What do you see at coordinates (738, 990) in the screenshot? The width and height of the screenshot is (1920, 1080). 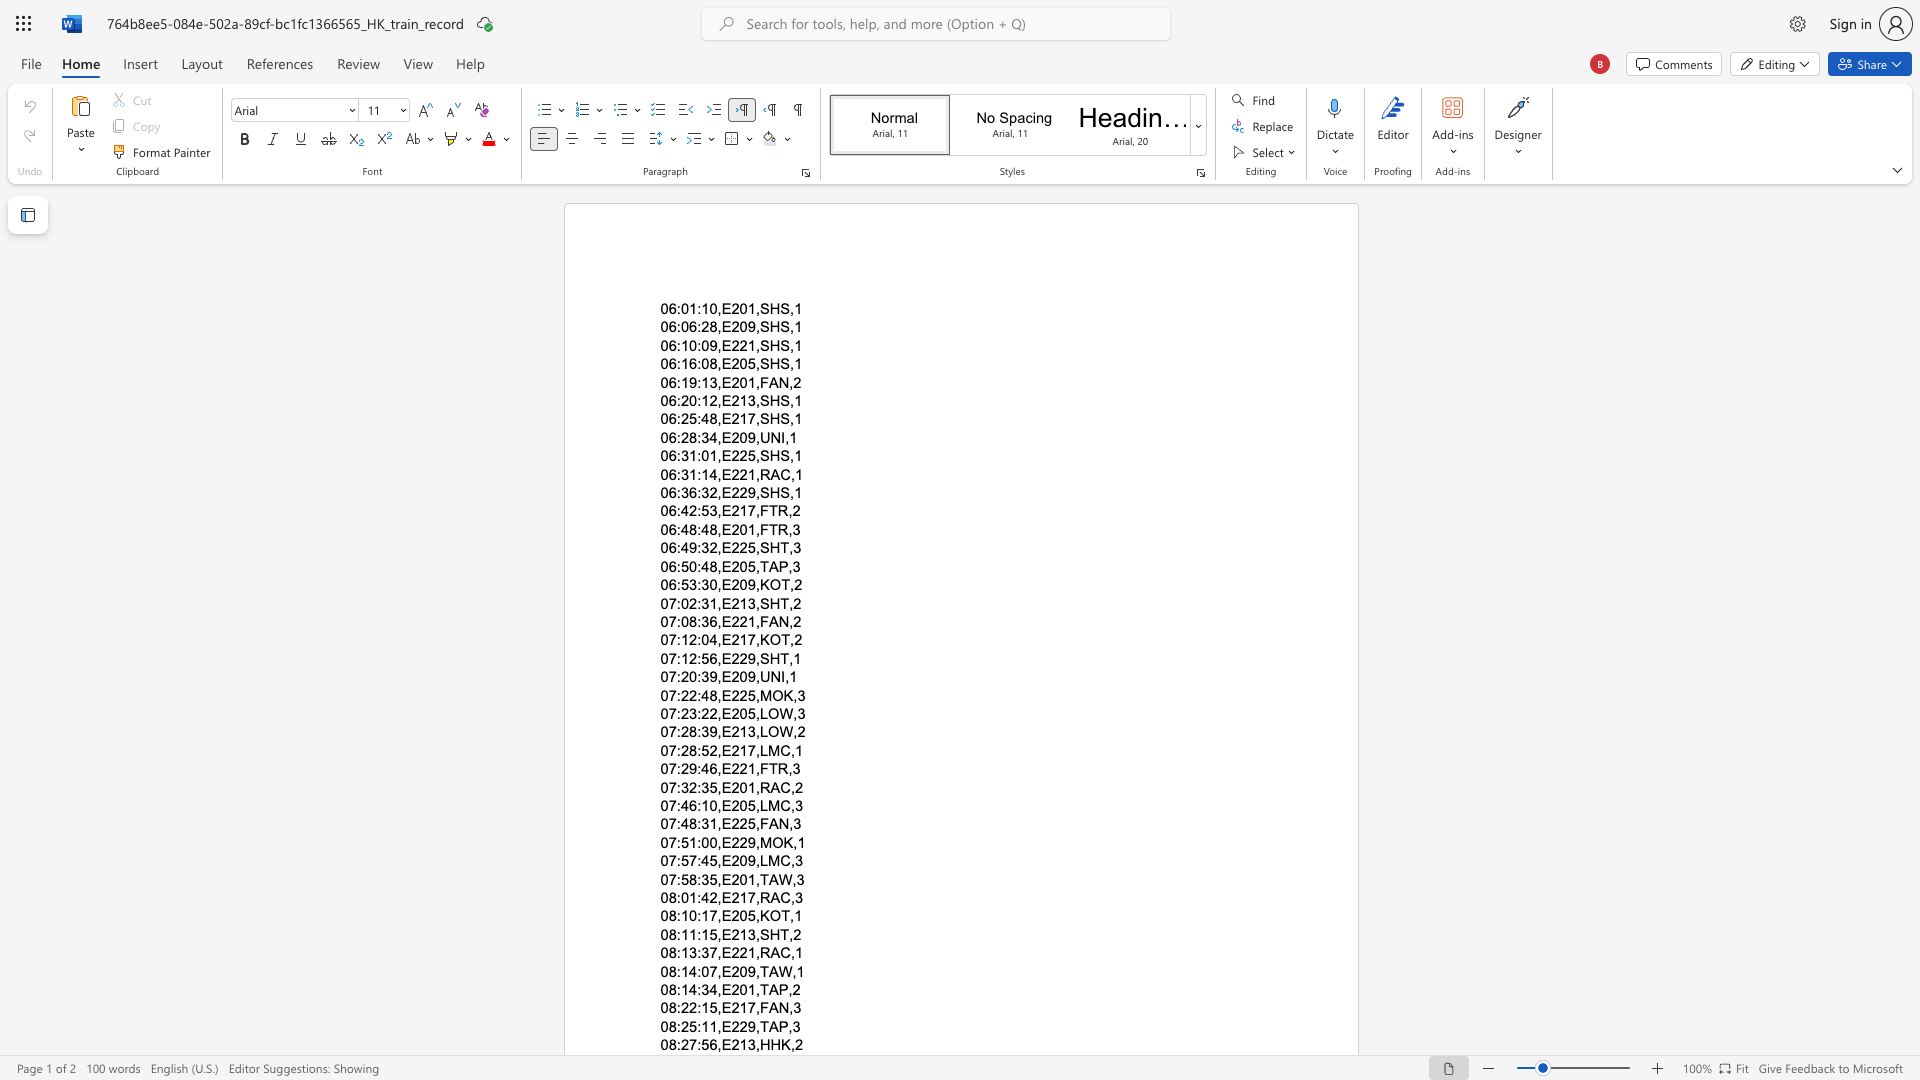 I see `the space between the continuous character "2" and "0" in the text` at bounding box center [738, 990].